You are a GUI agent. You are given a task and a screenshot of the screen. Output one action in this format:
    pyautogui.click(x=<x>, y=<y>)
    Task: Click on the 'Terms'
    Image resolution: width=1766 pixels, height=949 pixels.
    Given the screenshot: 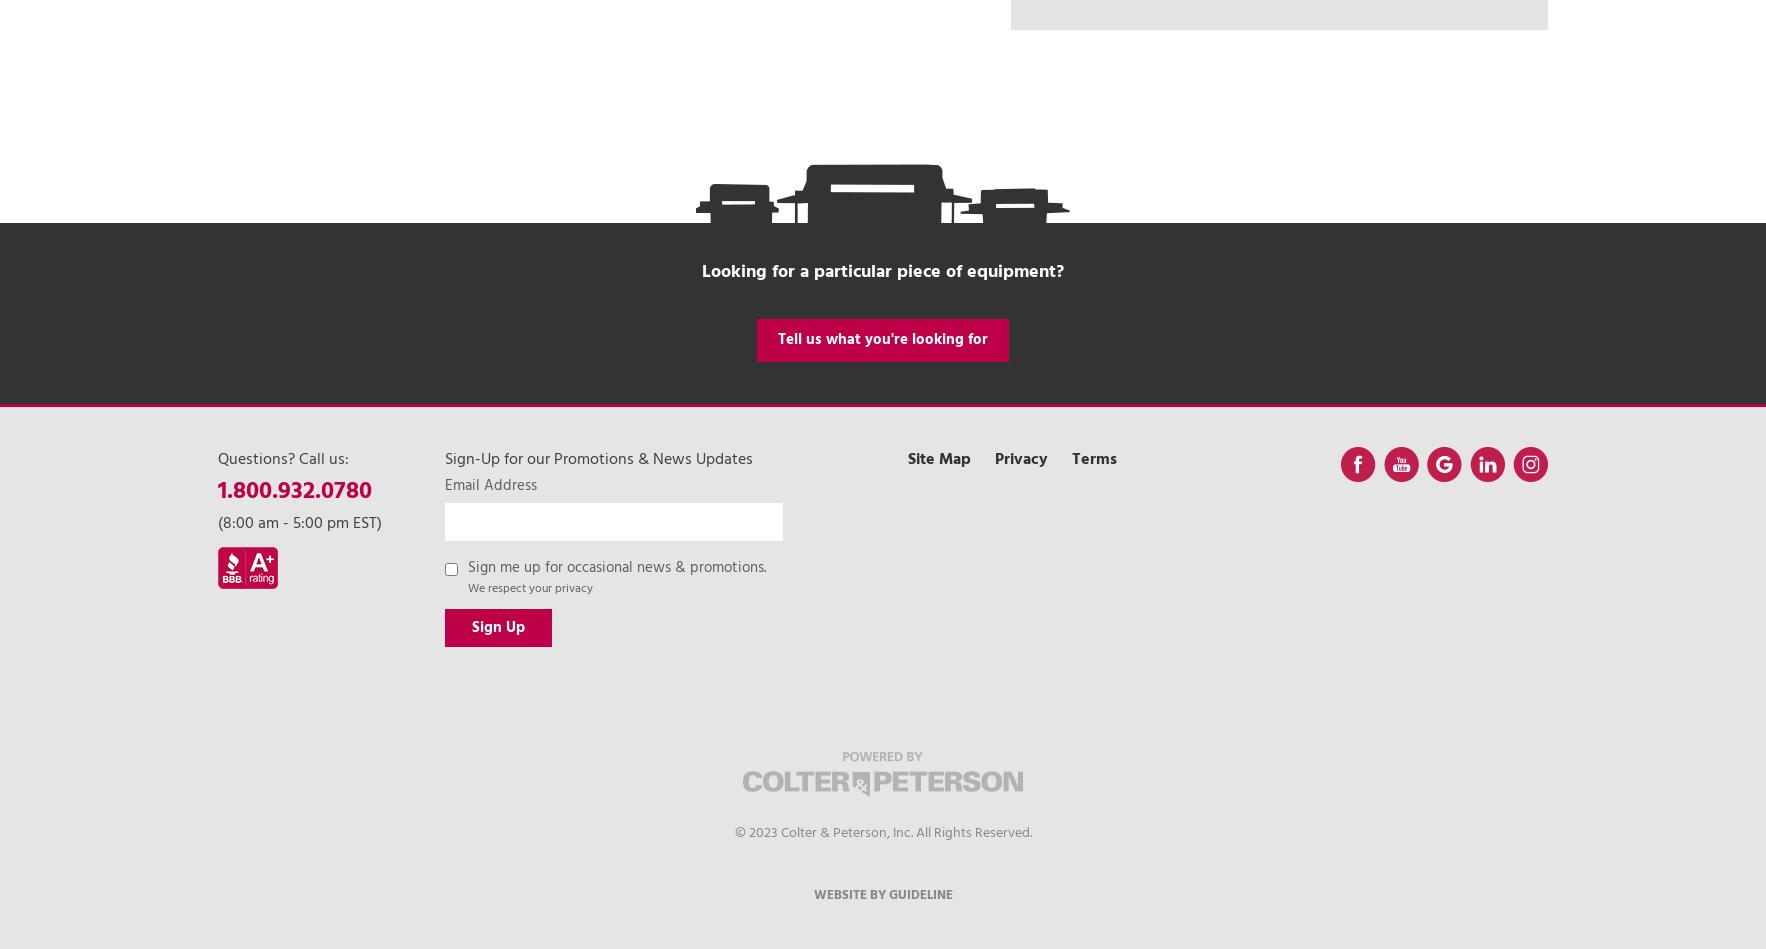 What is the action you would take?
    pyautogui.click(x=1092, y=459)
    